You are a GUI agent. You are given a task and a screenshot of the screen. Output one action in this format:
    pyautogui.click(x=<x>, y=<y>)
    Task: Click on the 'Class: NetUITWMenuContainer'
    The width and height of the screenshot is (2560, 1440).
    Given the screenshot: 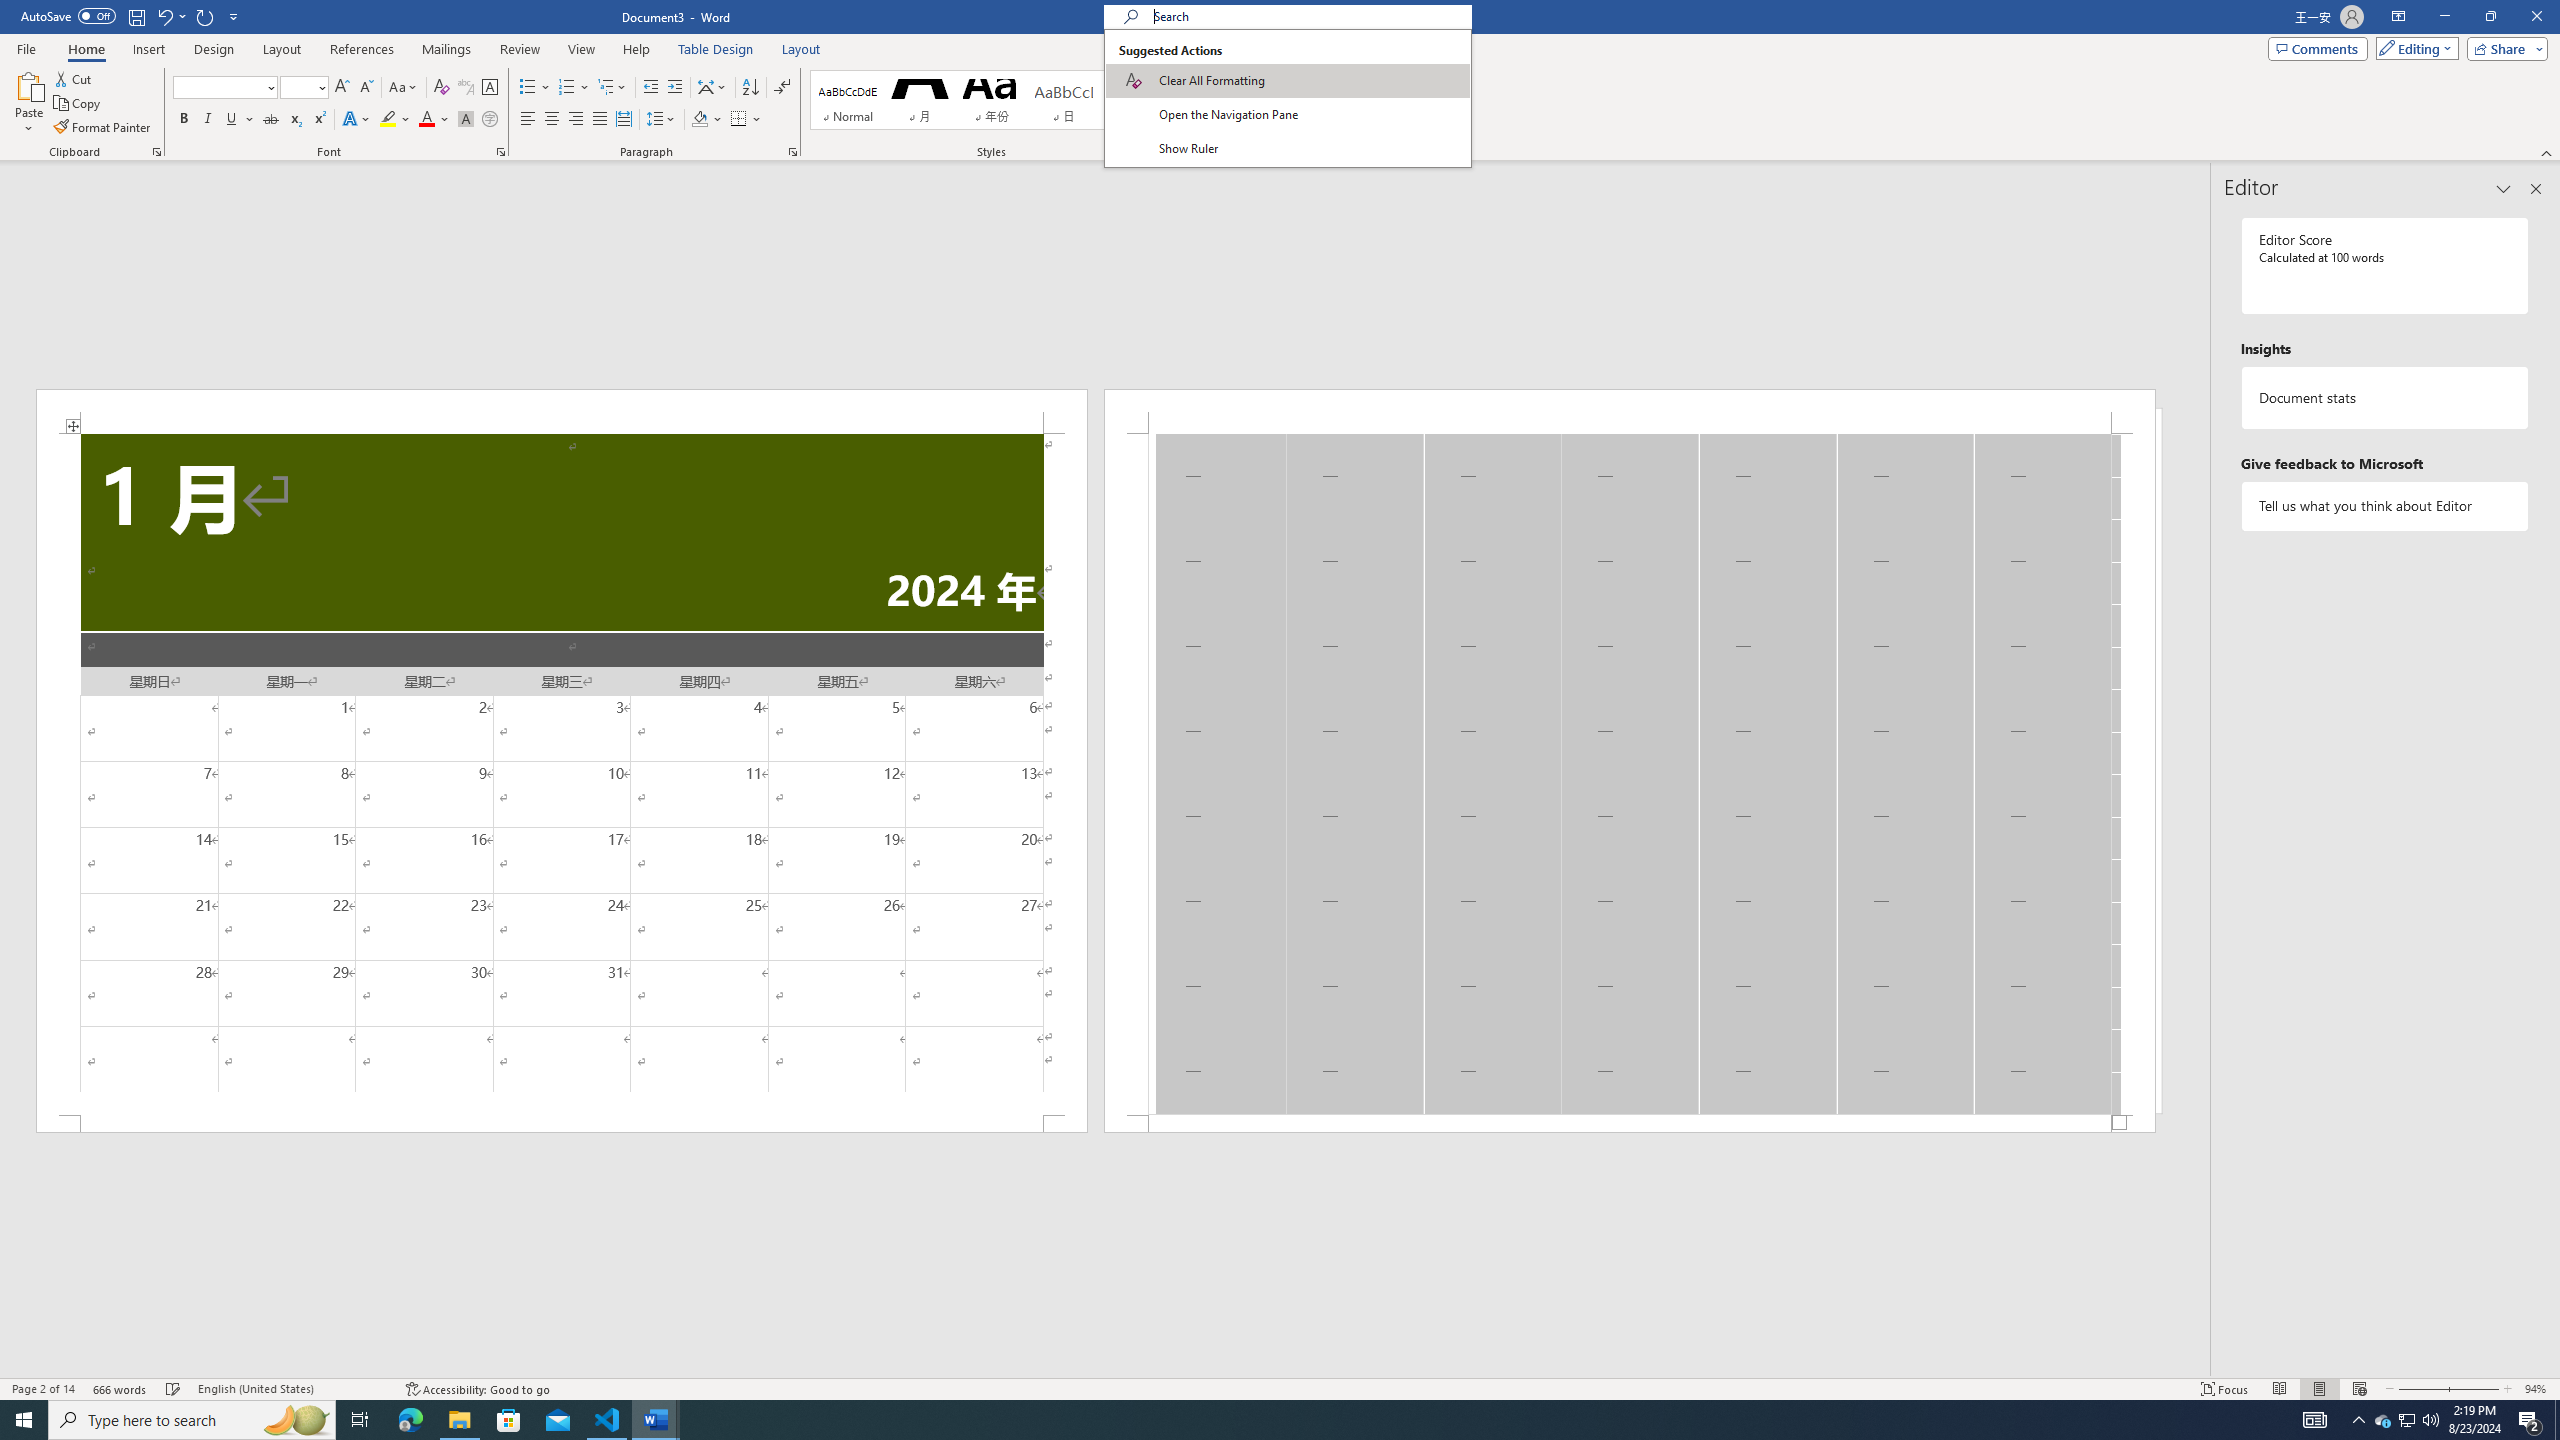 What is the action you would take?
    pyautogui.click(x=1287, y=97)
    